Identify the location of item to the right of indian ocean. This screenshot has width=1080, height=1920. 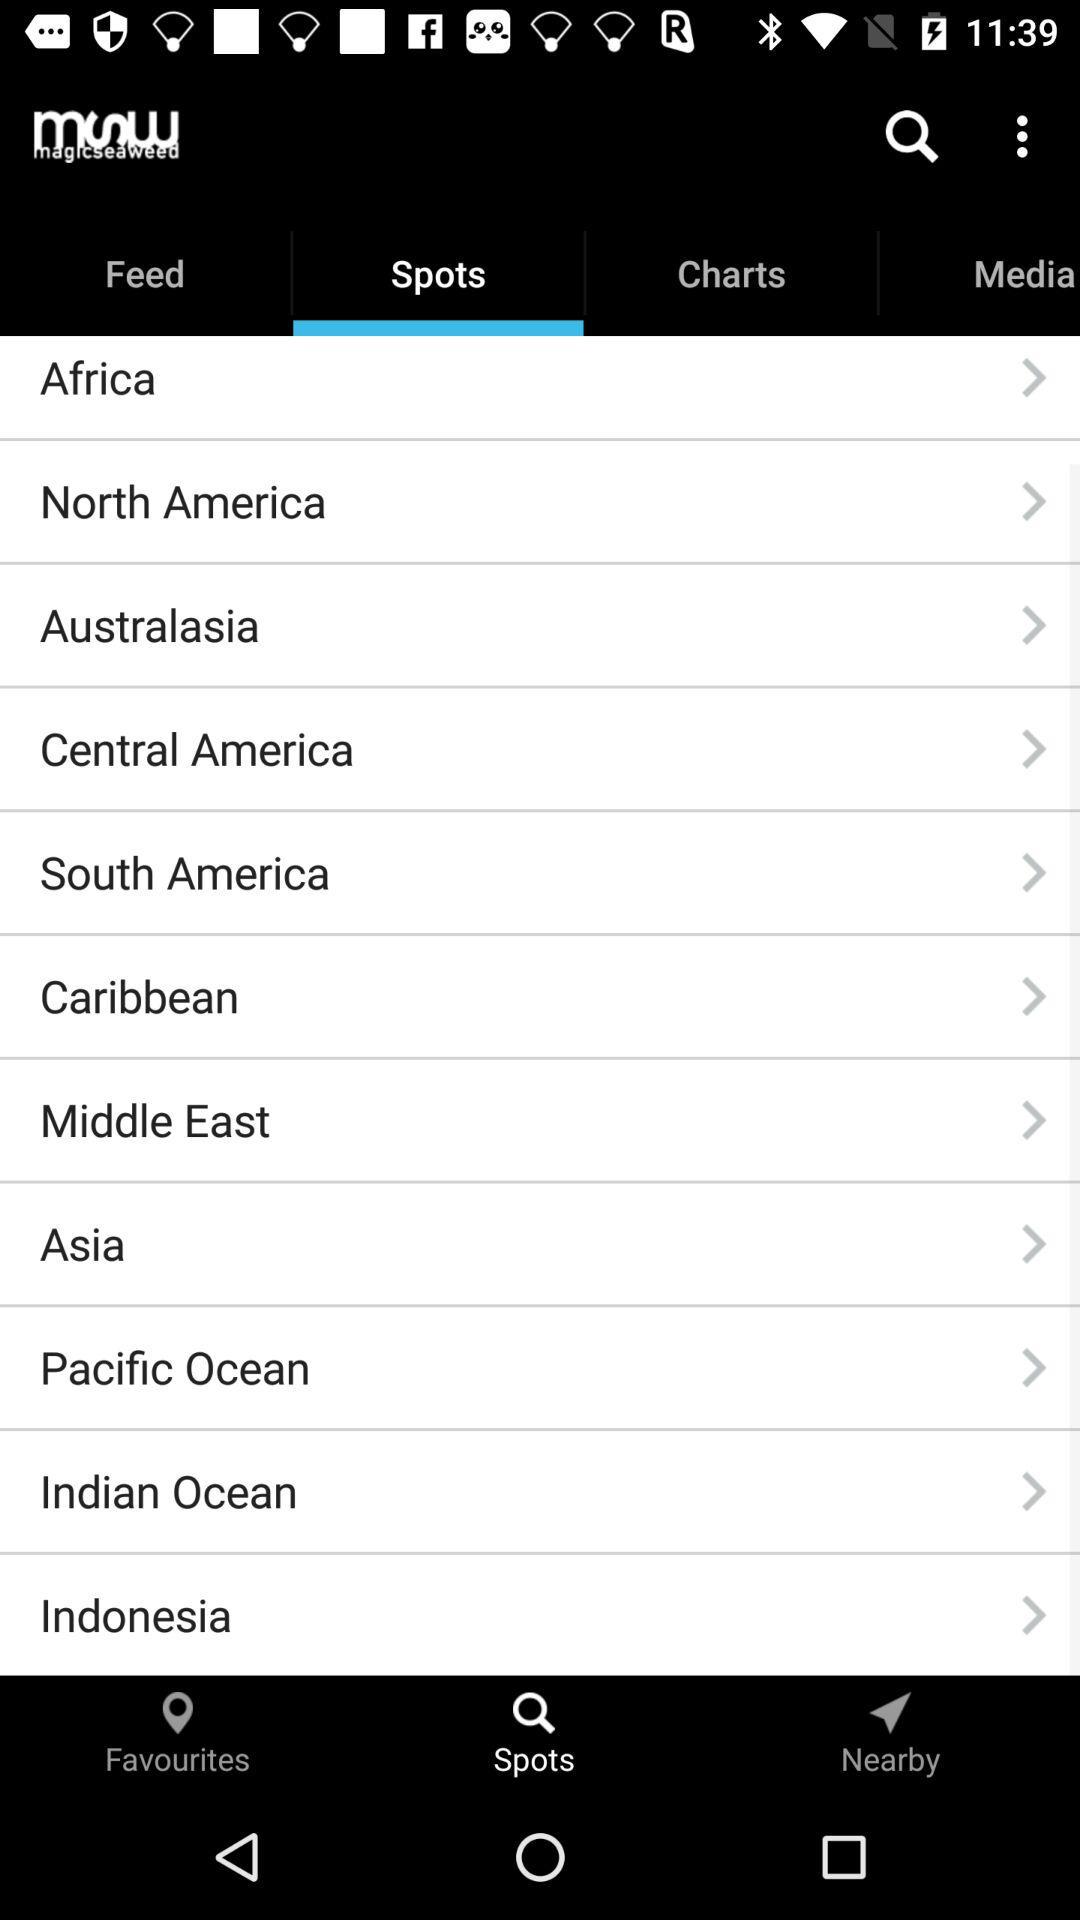
(1033, 1491).